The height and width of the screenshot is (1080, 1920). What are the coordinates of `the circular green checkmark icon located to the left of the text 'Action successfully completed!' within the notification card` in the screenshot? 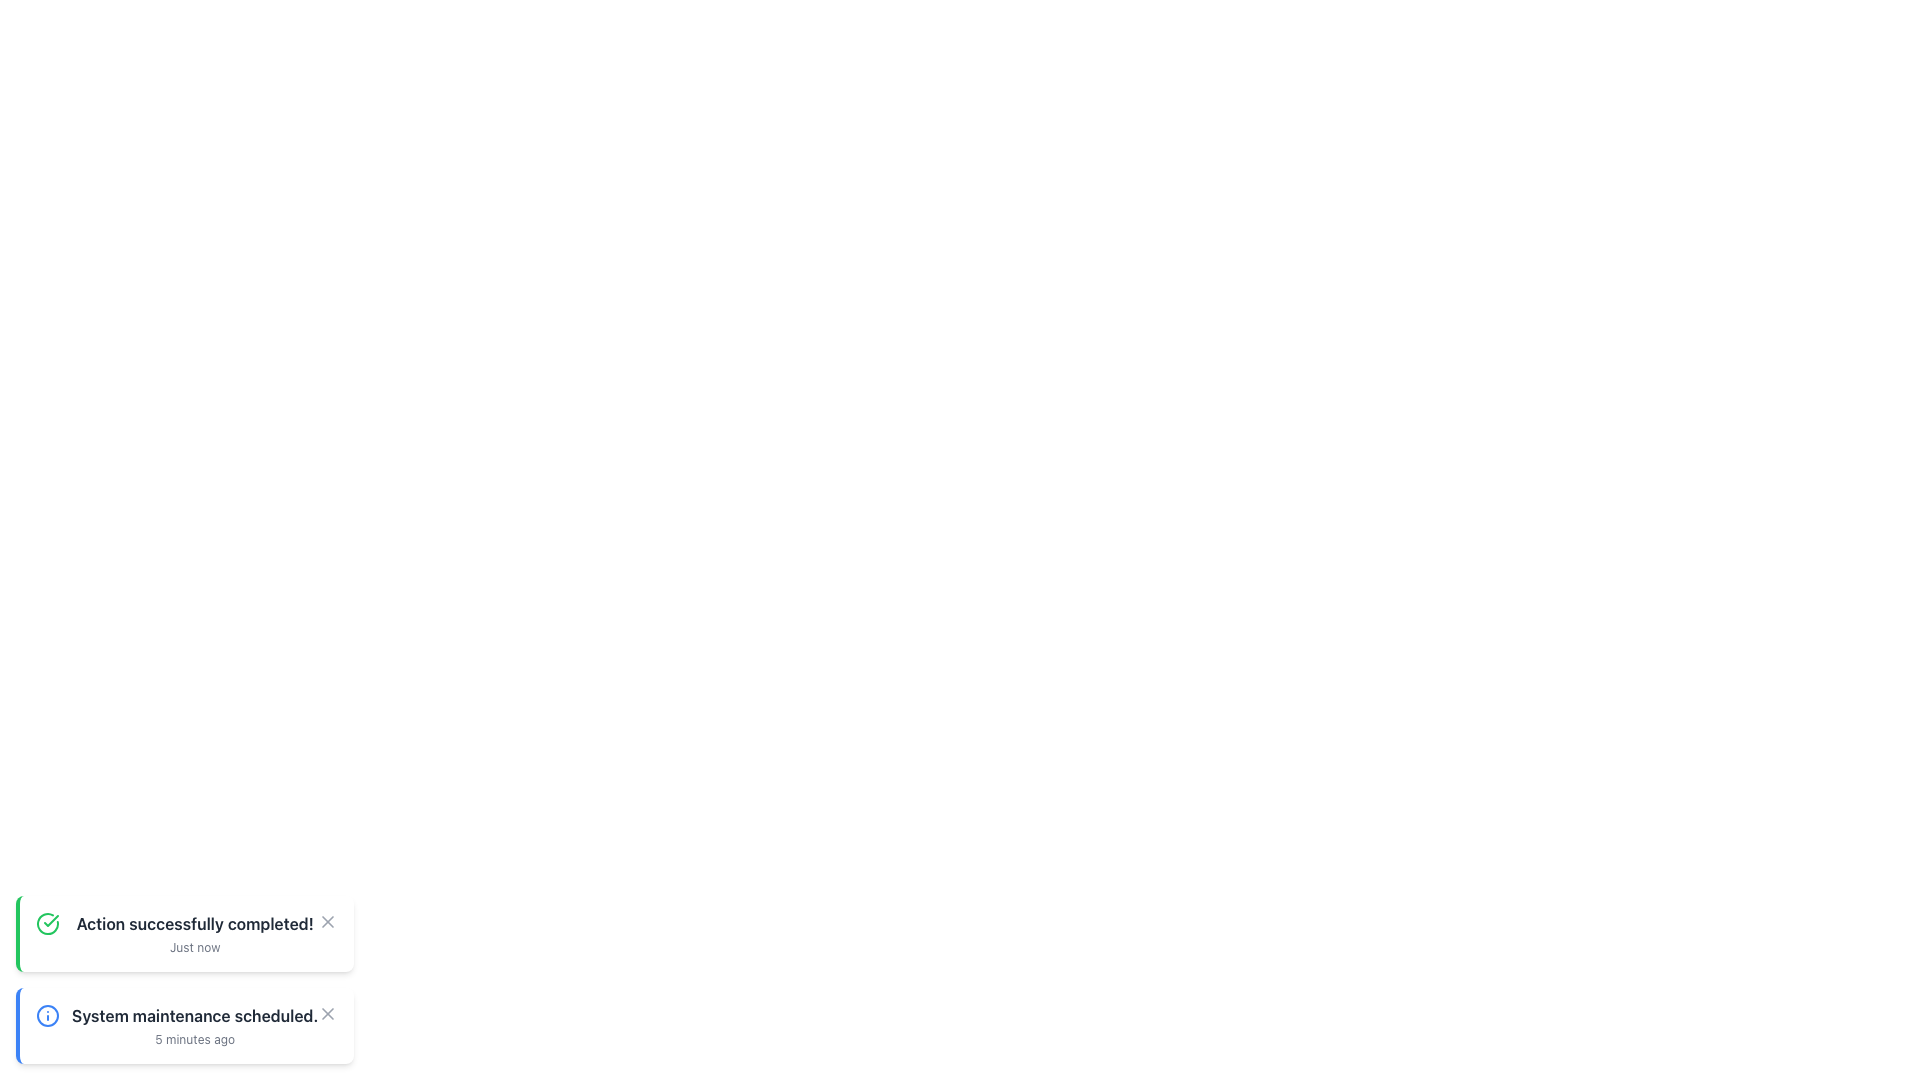 It's located at (48, 924).